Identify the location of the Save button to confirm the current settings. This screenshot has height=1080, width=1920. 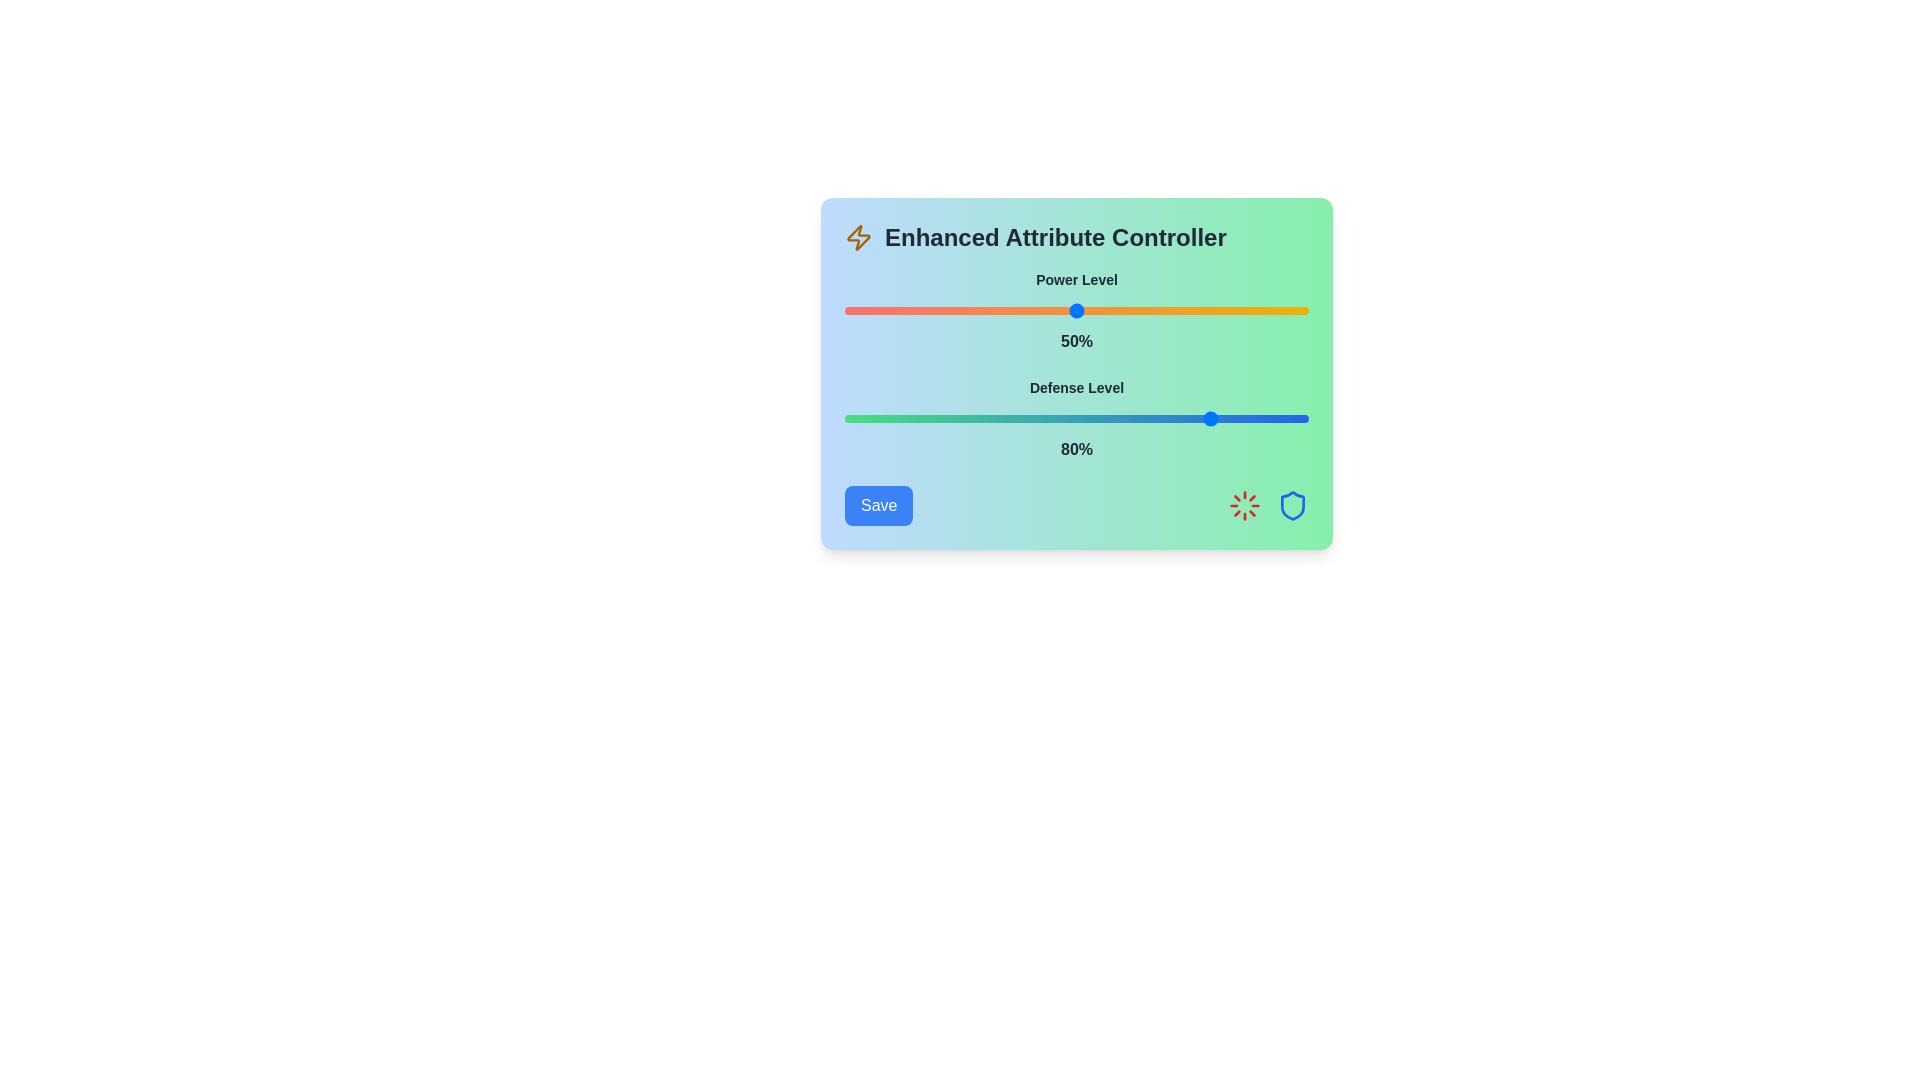
(878, 504).